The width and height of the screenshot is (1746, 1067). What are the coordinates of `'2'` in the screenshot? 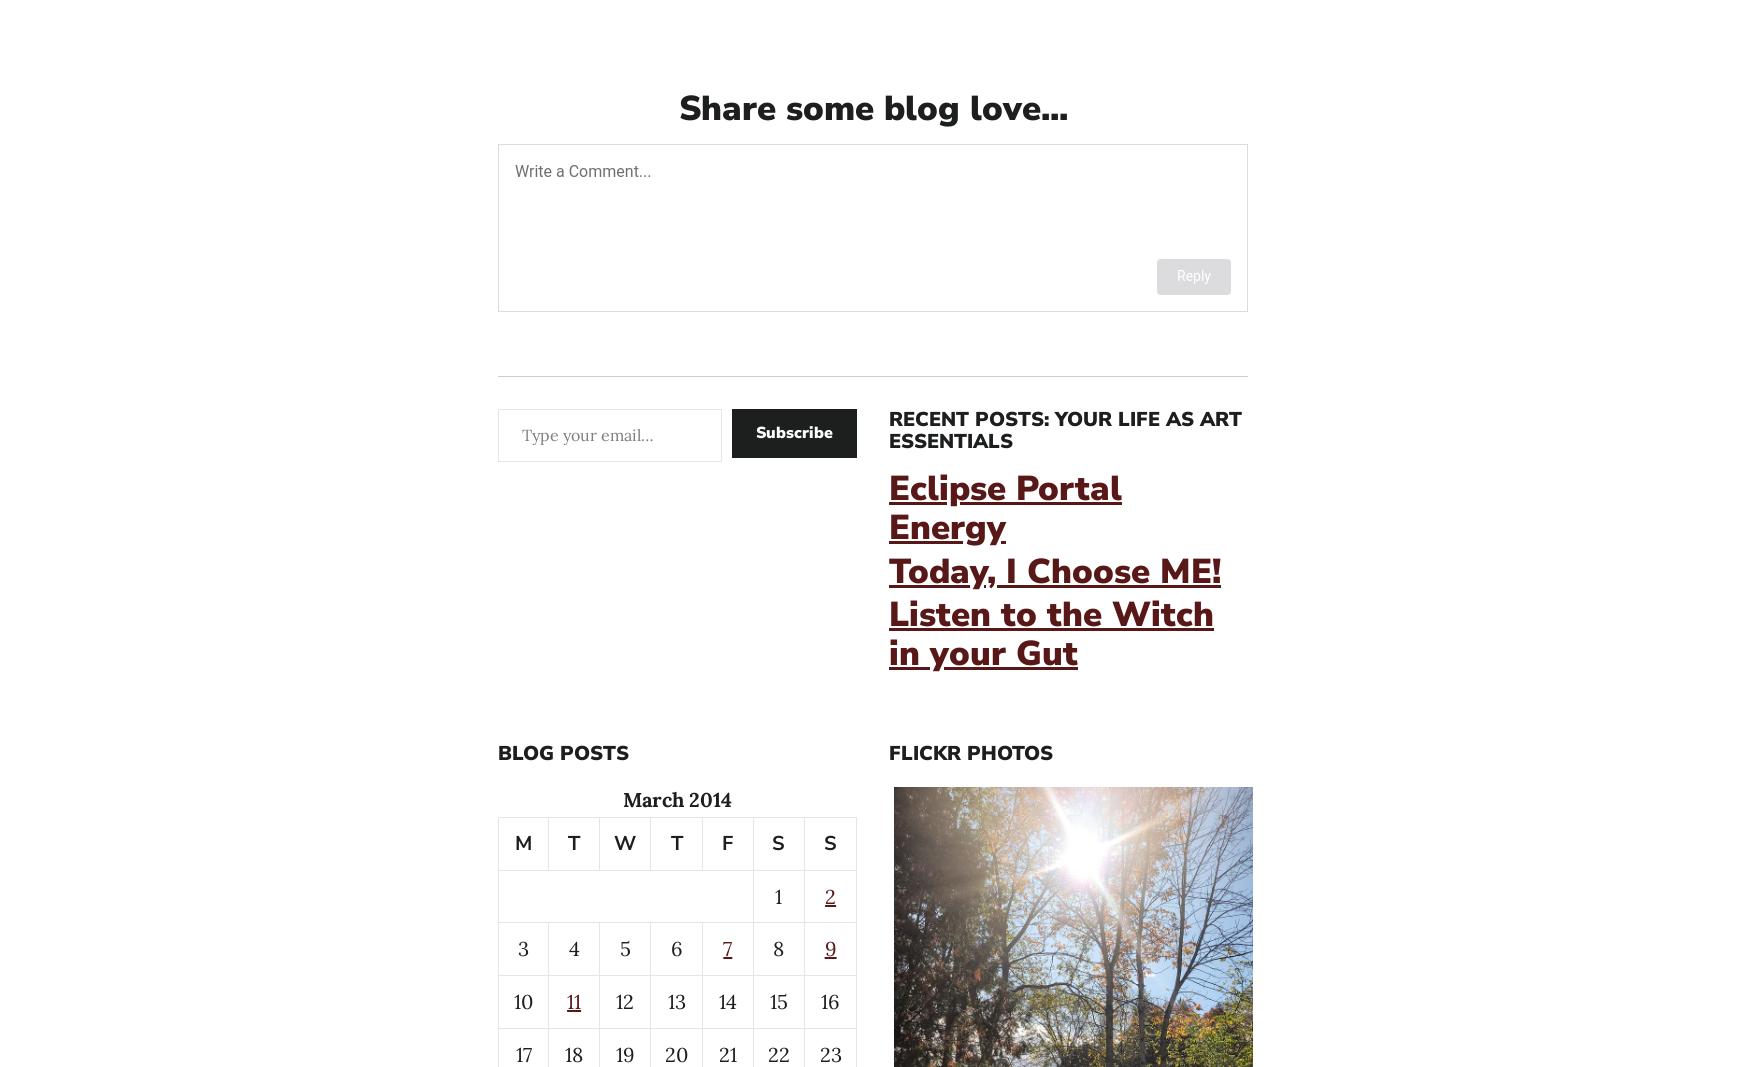 It's located at (830, 895).